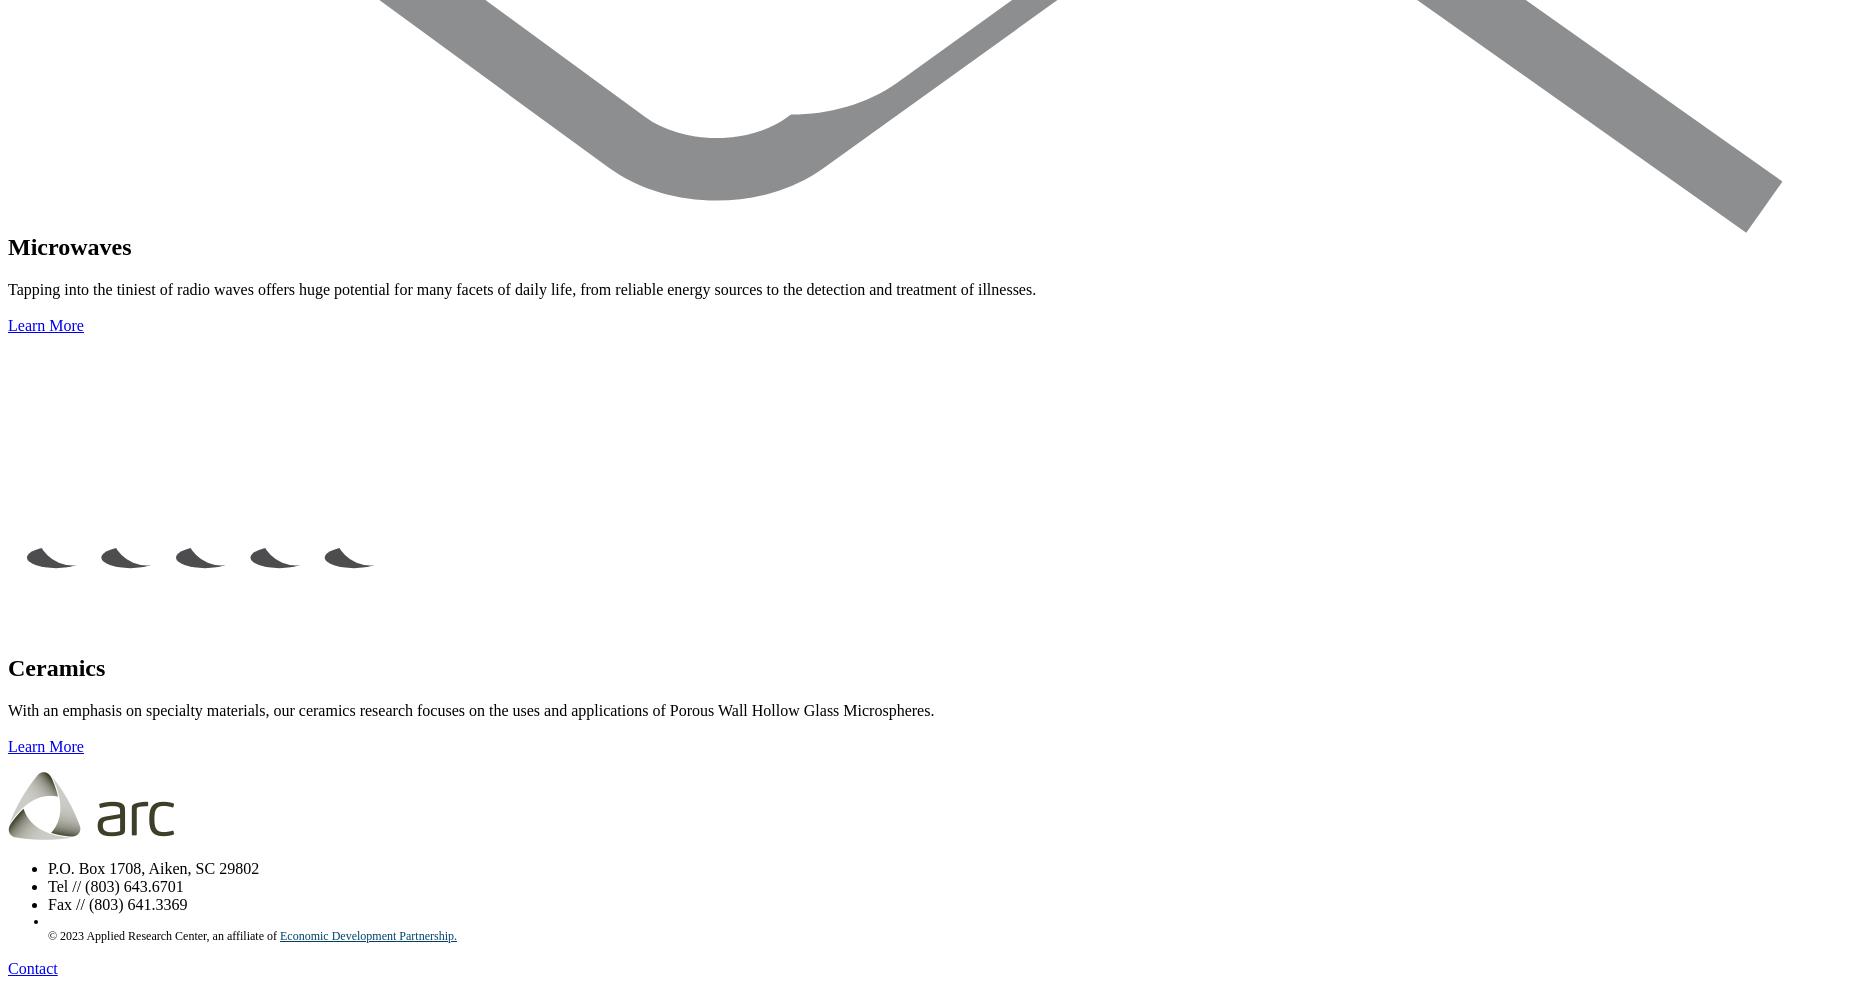 This screenshot has width=1857, height=982. Describe the element at coordinates (522, 289) in the screenshot. I see `'Tapping into the tiniest of radio waves offers huge potential for many facets of daily life, from reliable energy sources to the detection and treatment of illnesses.'` at that location.